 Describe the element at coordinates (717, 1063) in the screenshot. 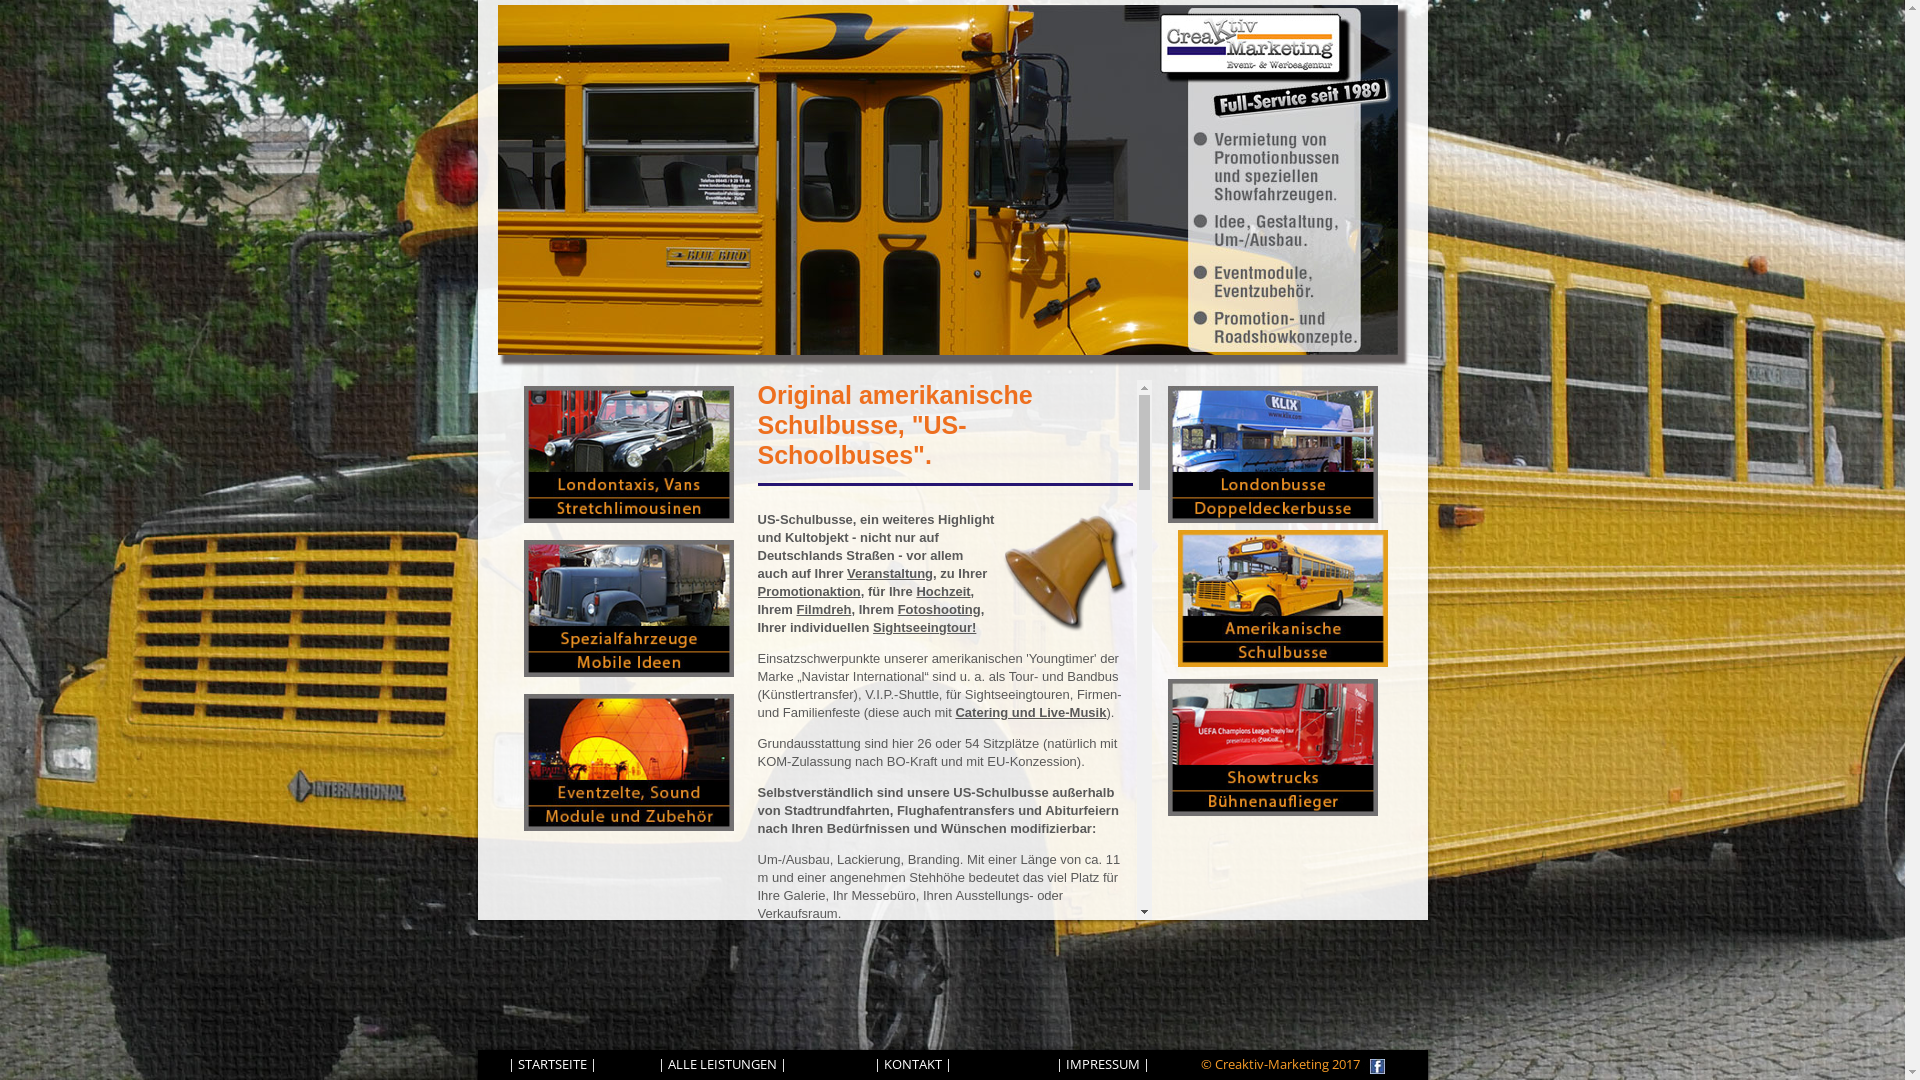

I see `'| ALLE LEISTUNGEN'` at that location.